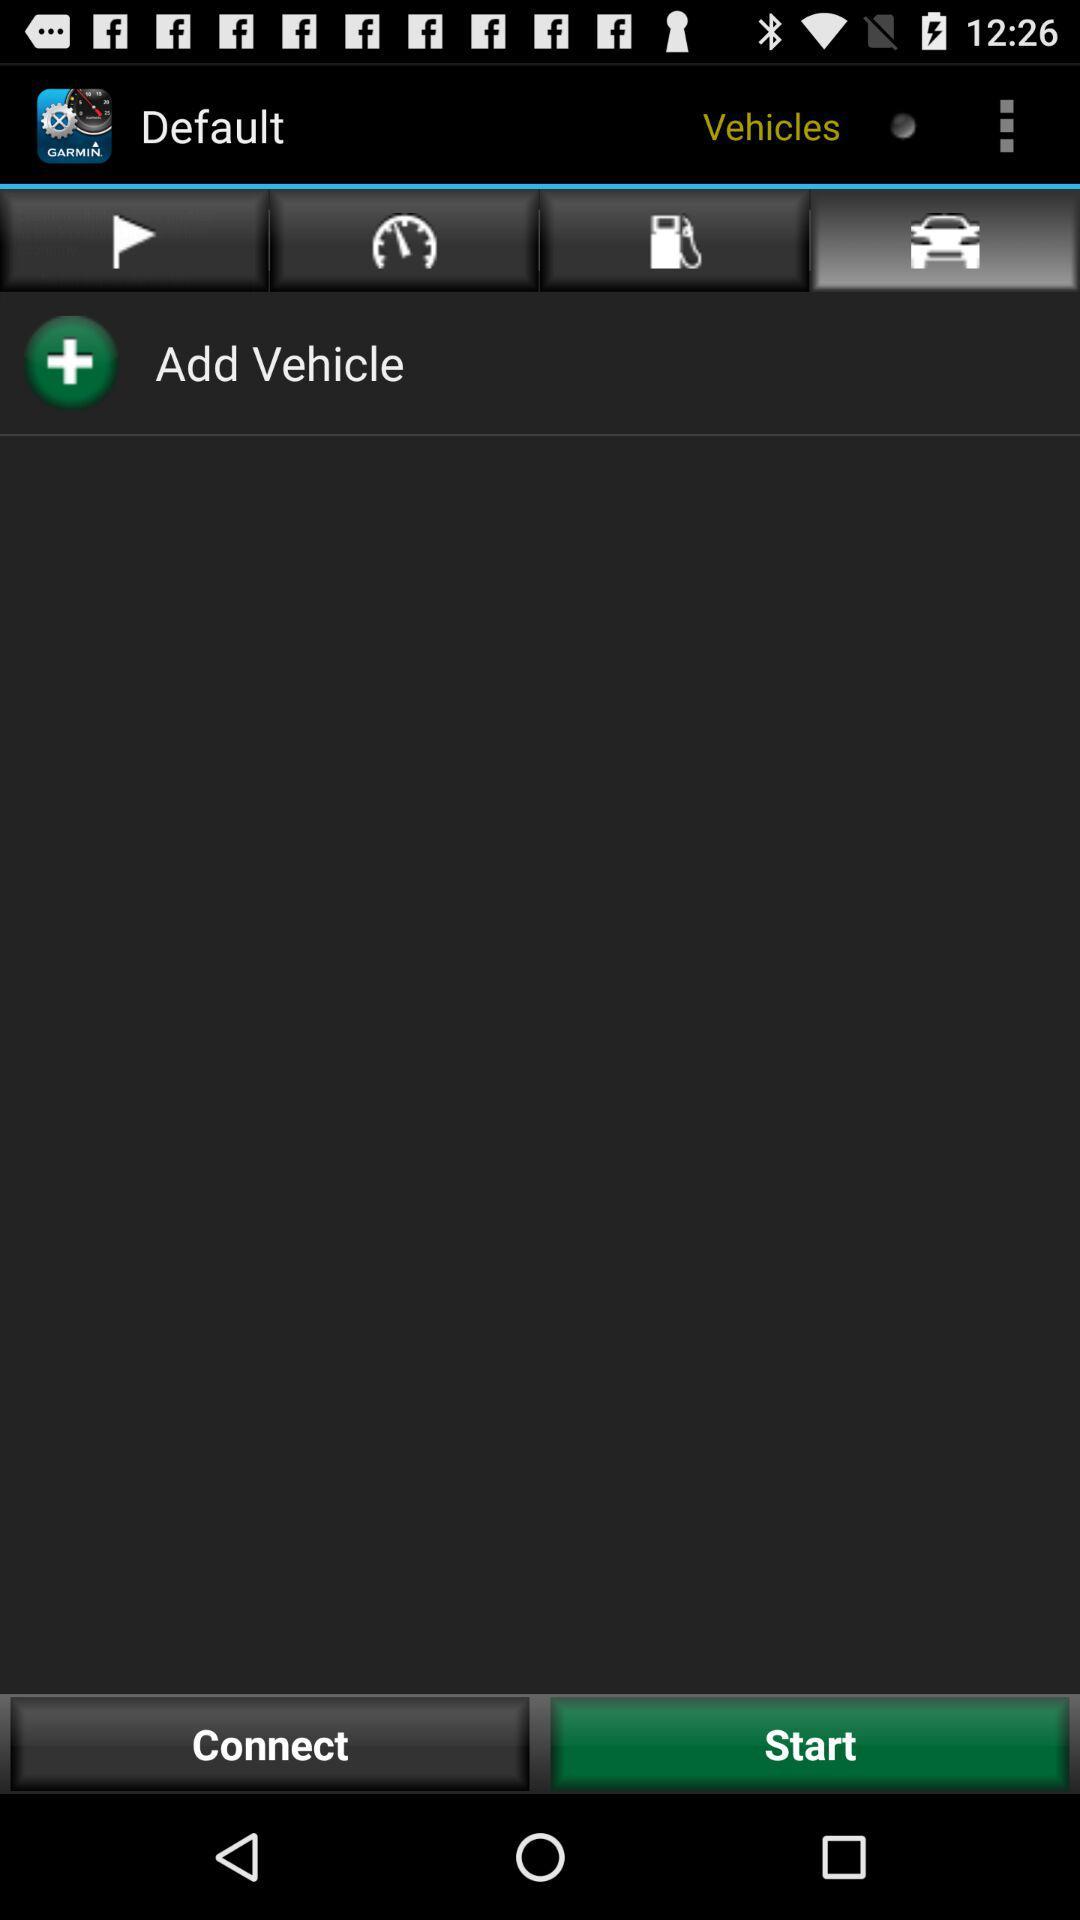 This screenshot has height=1920, width=1080. I want to click on the start at the bottom right corner, so click(810, 1743).